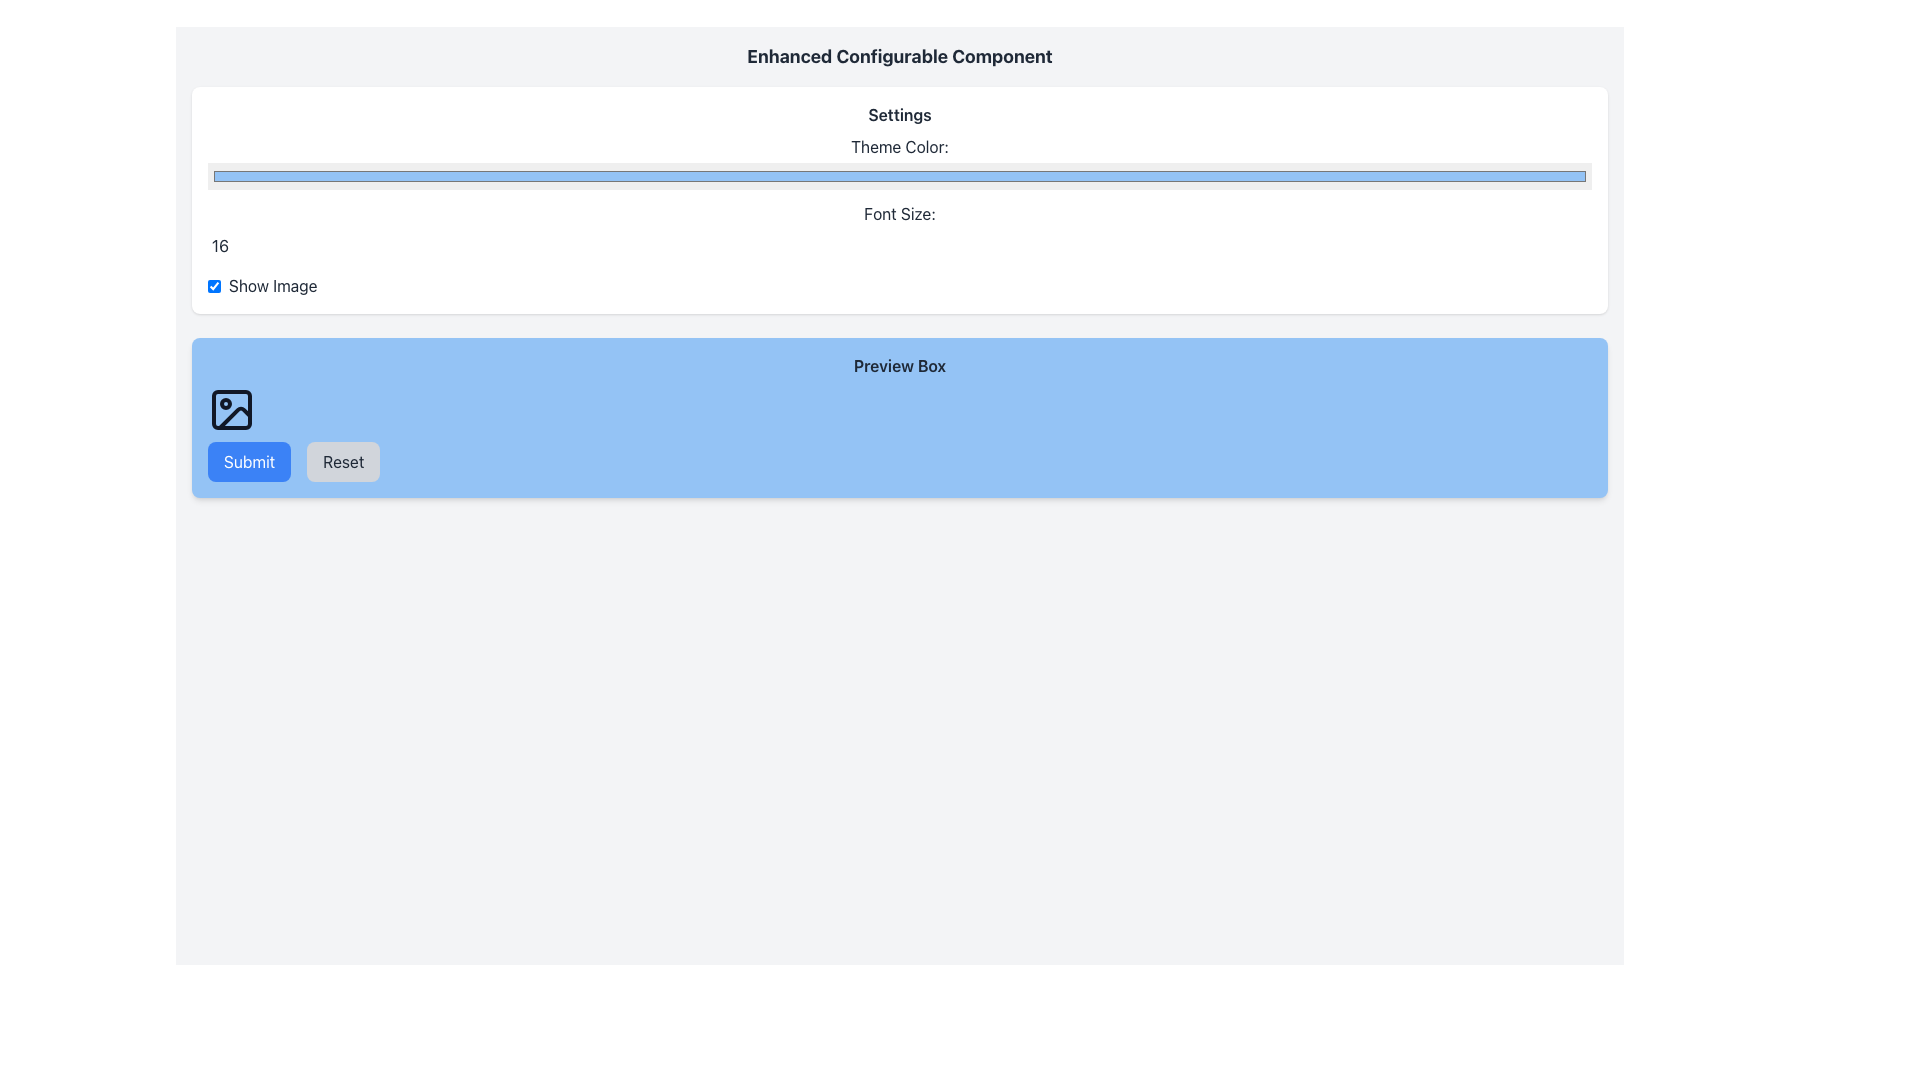  I want to click on displayed text of the header element that serves as the title for the settings section, positioned above the 'Theme Color', 'Font Size', and 'Show Image' fields, so click(899, 115).